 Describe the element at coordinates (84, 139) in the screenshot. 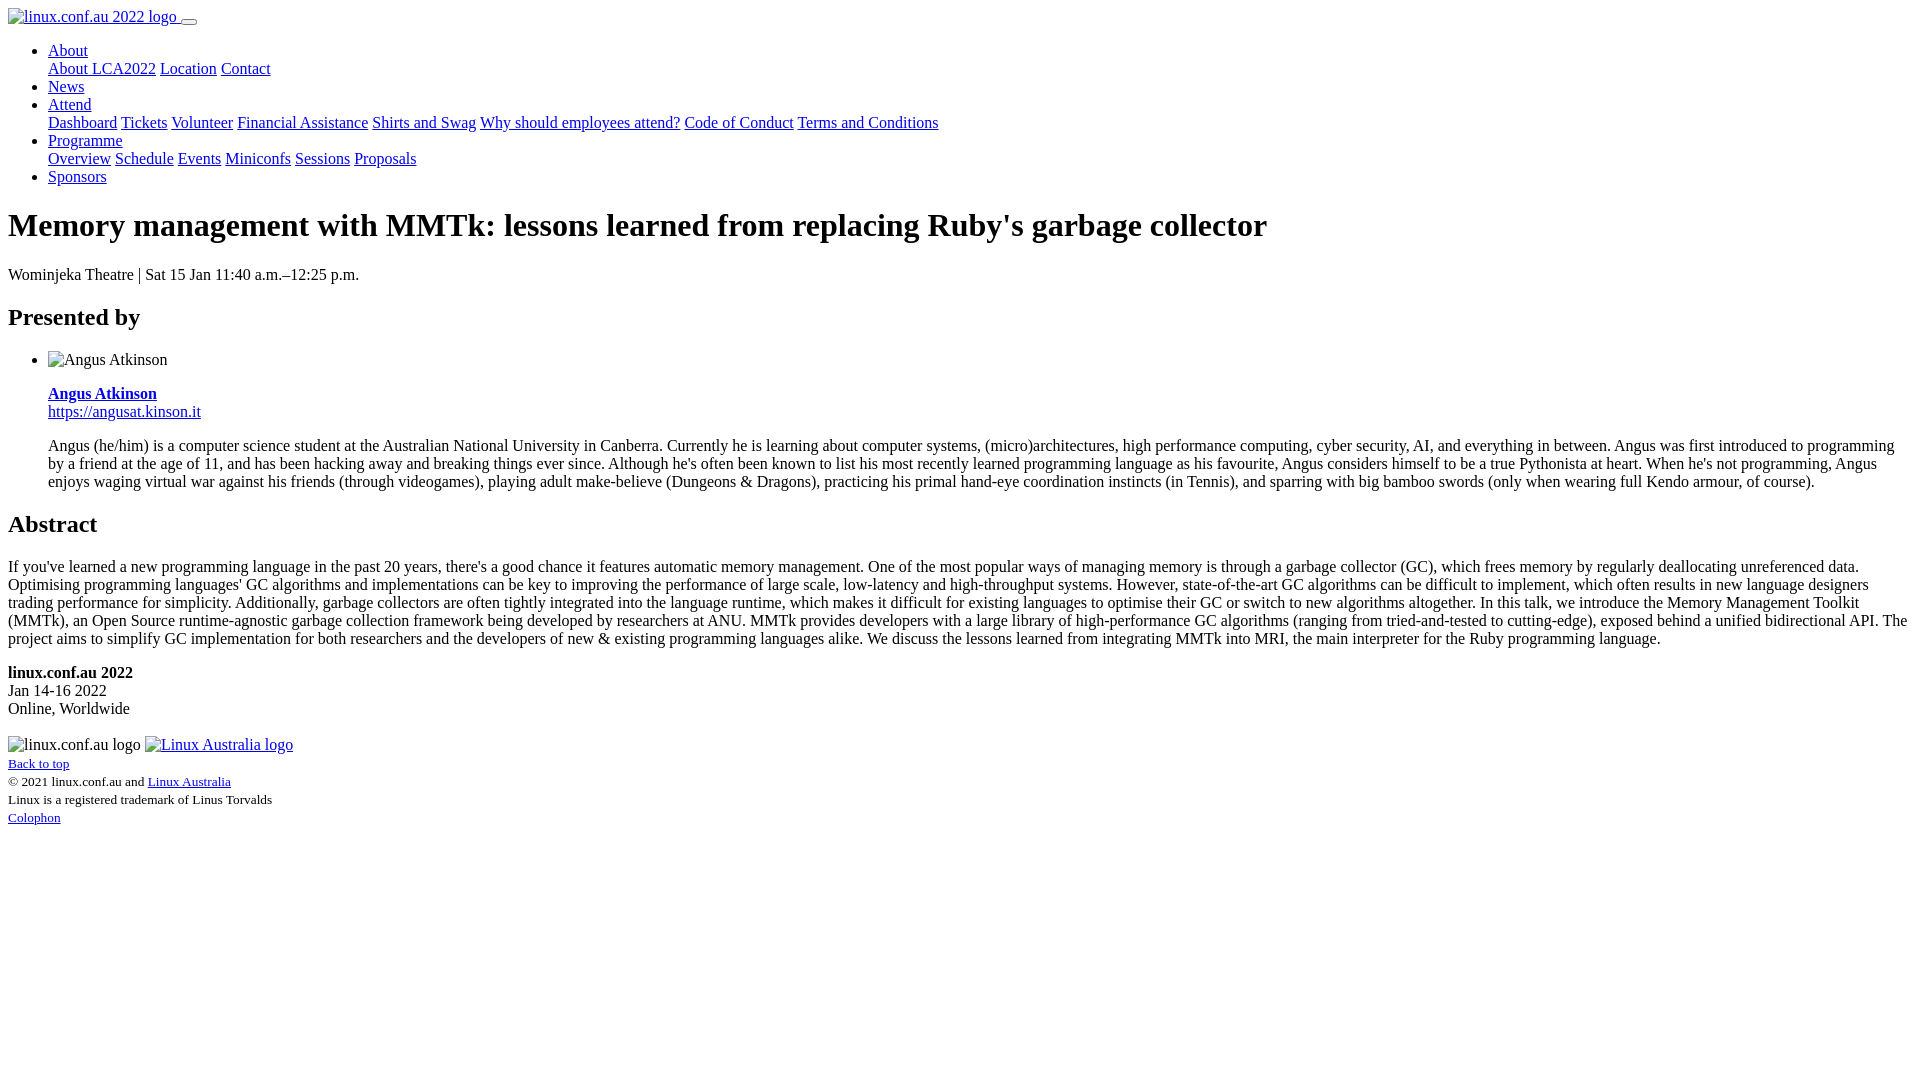

I see `'Programme'` at that location.